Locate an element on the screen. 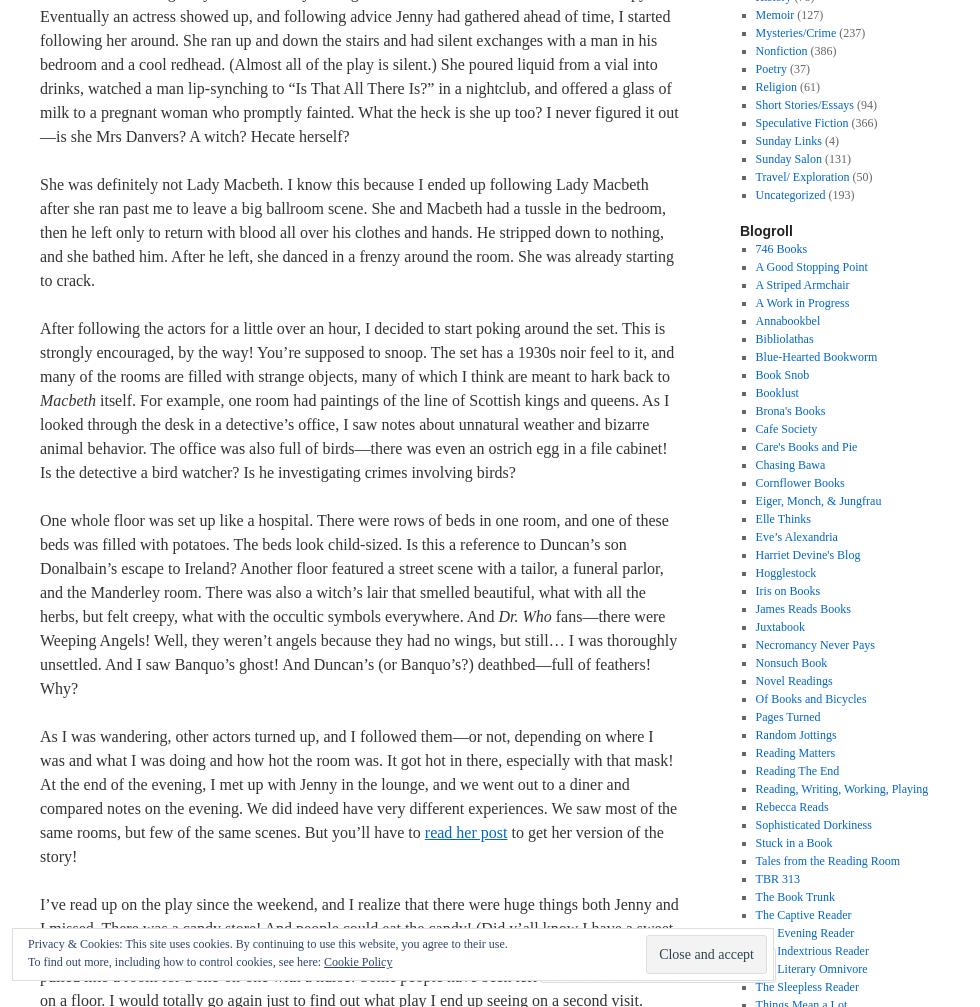  'Elle Thinks' is located at coordinates (783, 518).